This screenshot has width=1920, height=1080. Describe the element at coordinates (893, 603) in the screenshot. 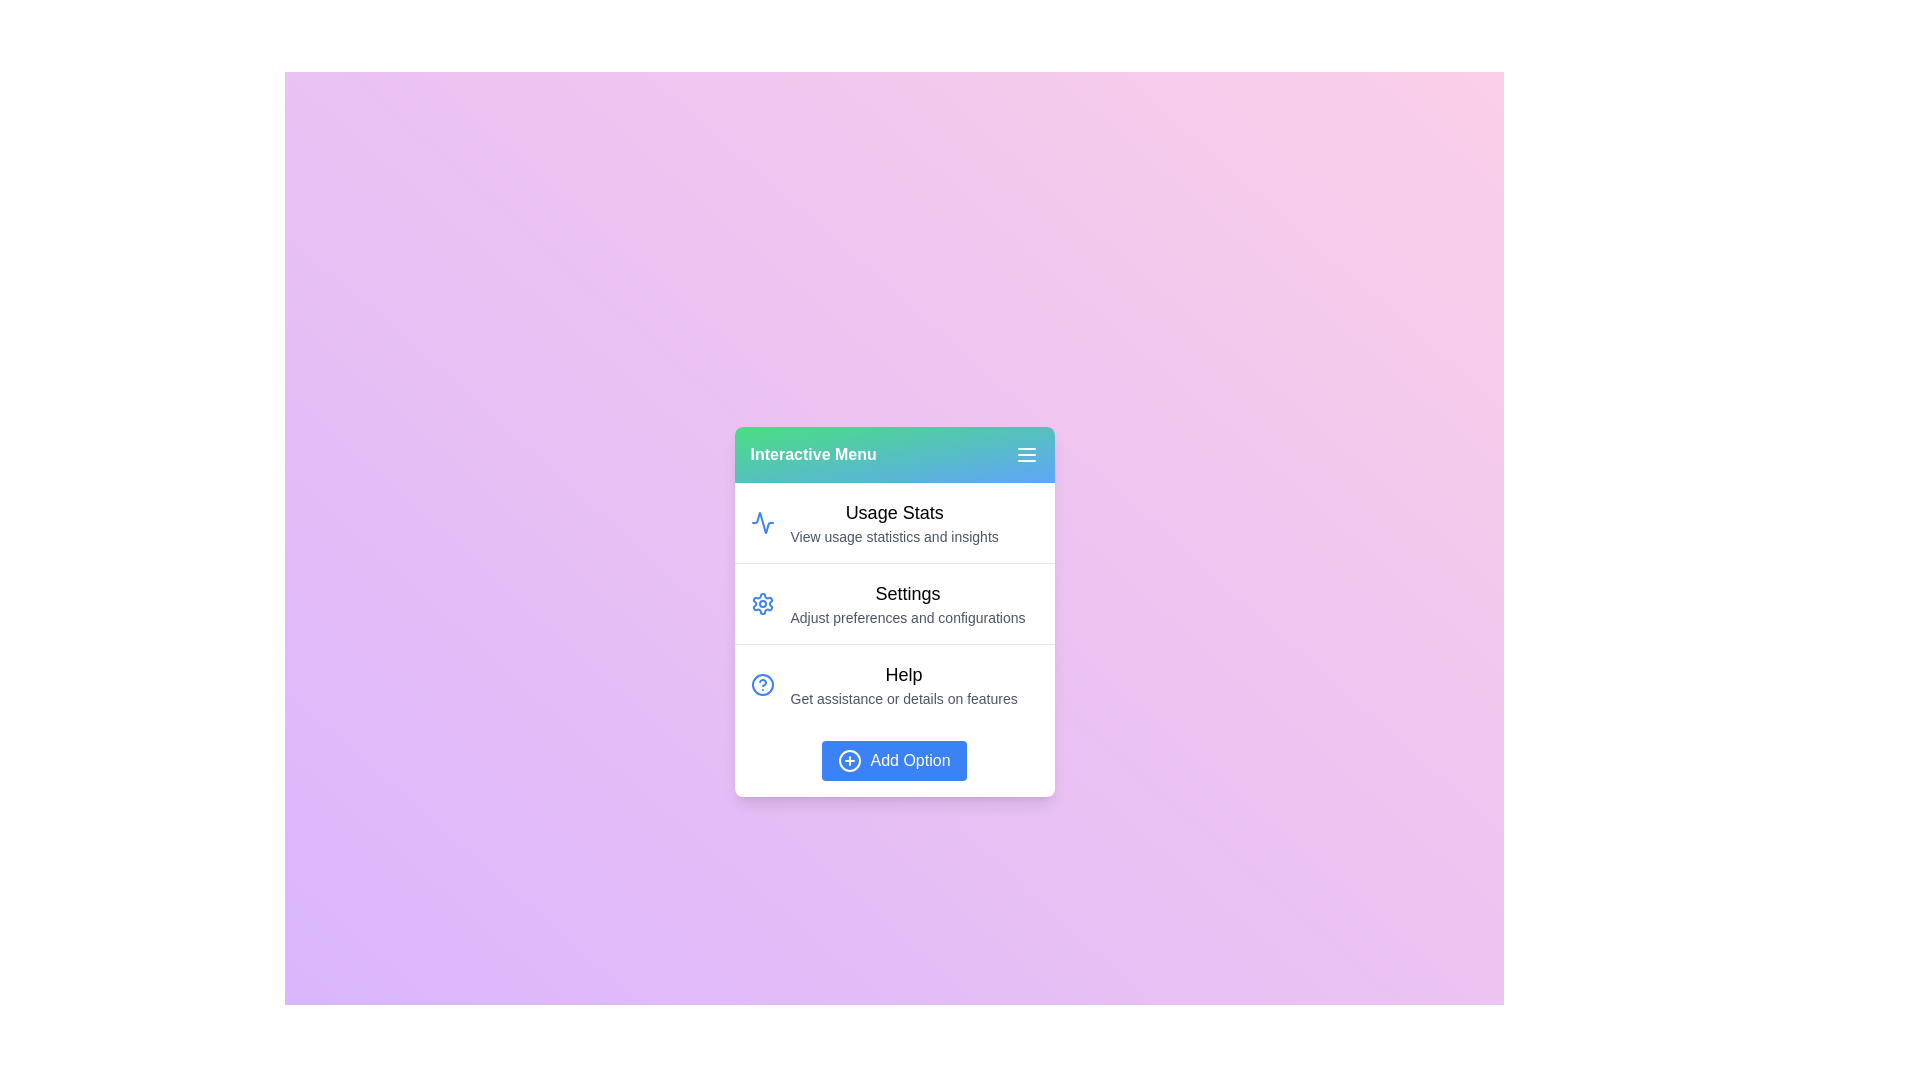

I see `the menu item Settings to highlight it` at that location.